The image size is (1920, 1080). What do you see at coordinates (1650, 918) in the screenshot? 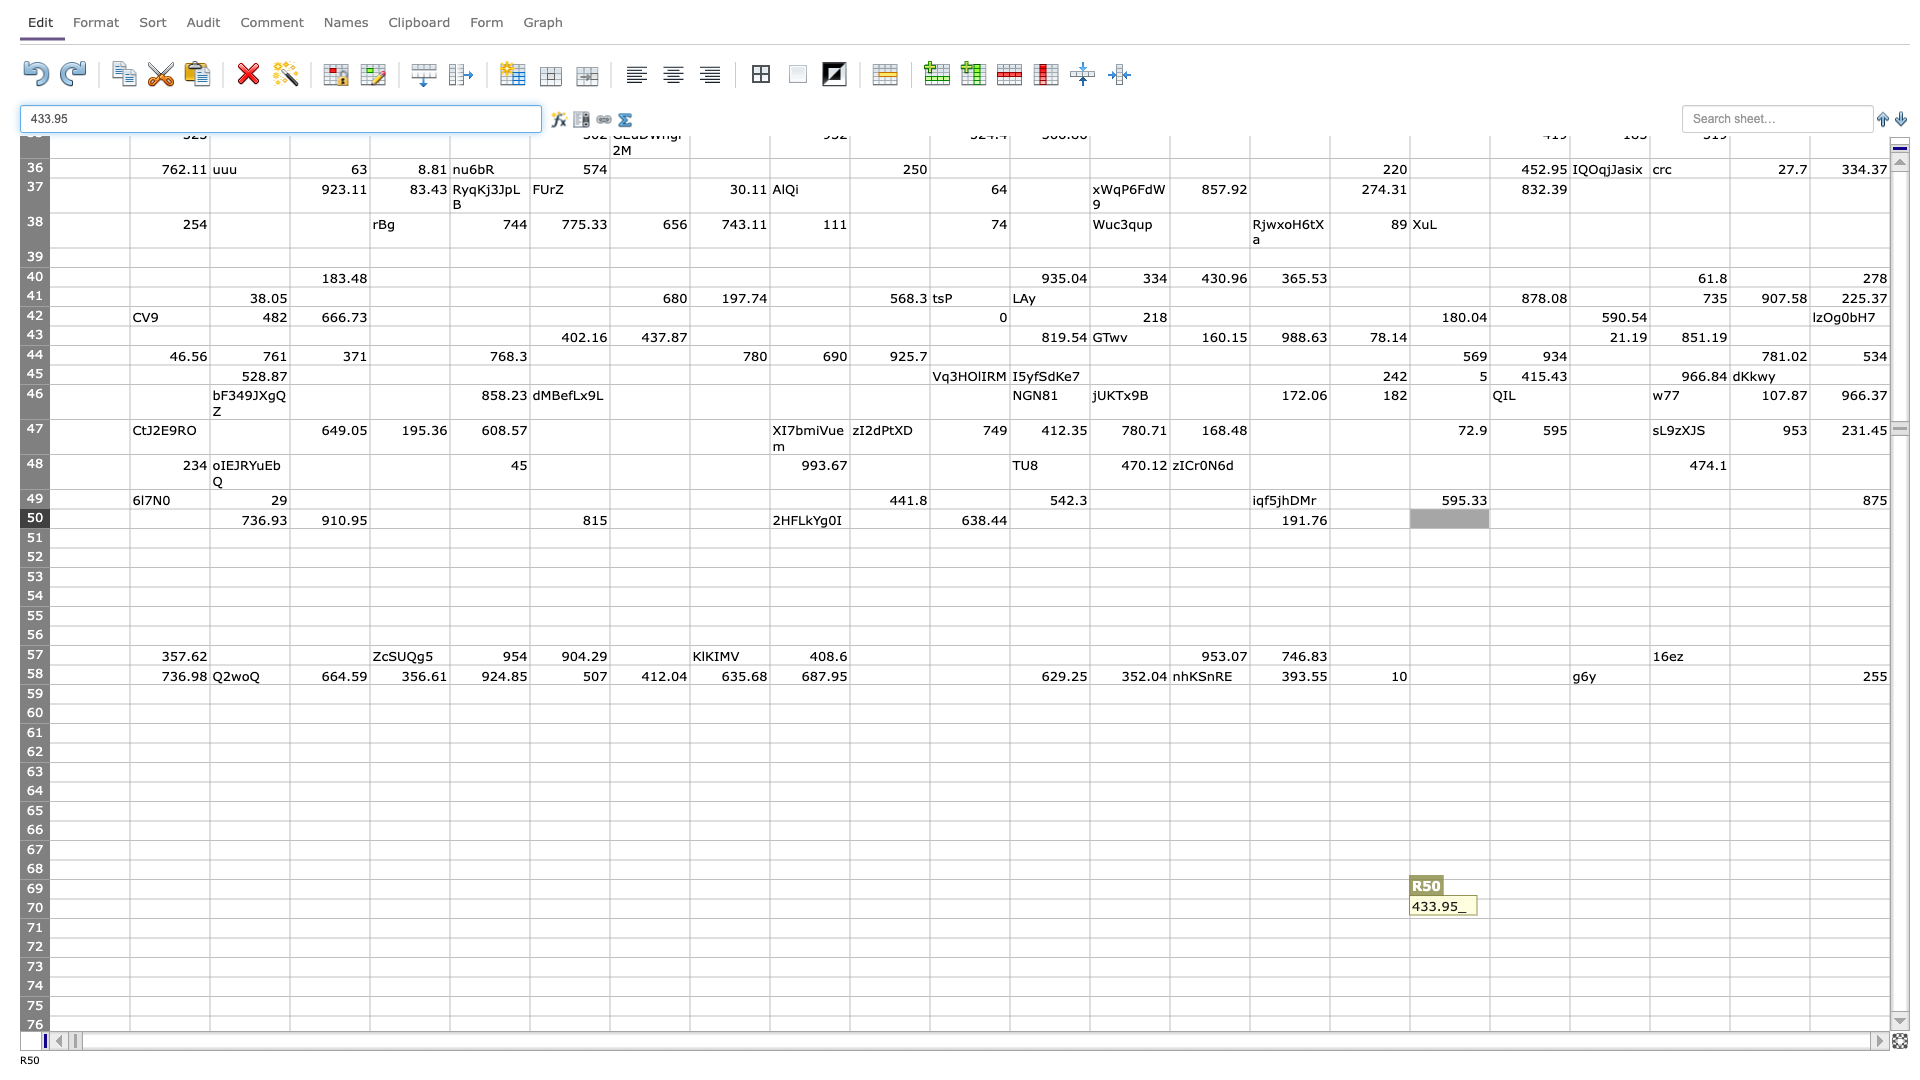
I see `fill handle of T70` at bounding box center [1650, 918].